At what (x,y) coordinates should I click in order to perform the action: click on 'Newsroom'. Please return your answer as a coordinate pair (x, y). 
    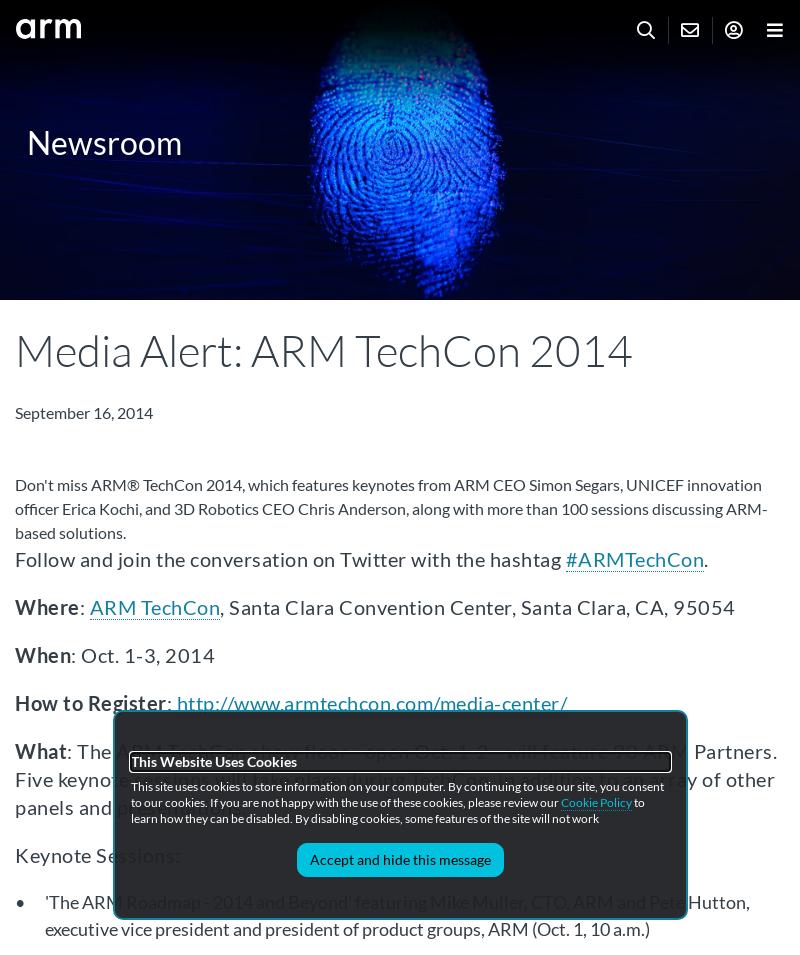
    Looking at the image, I should click on (103, 140).